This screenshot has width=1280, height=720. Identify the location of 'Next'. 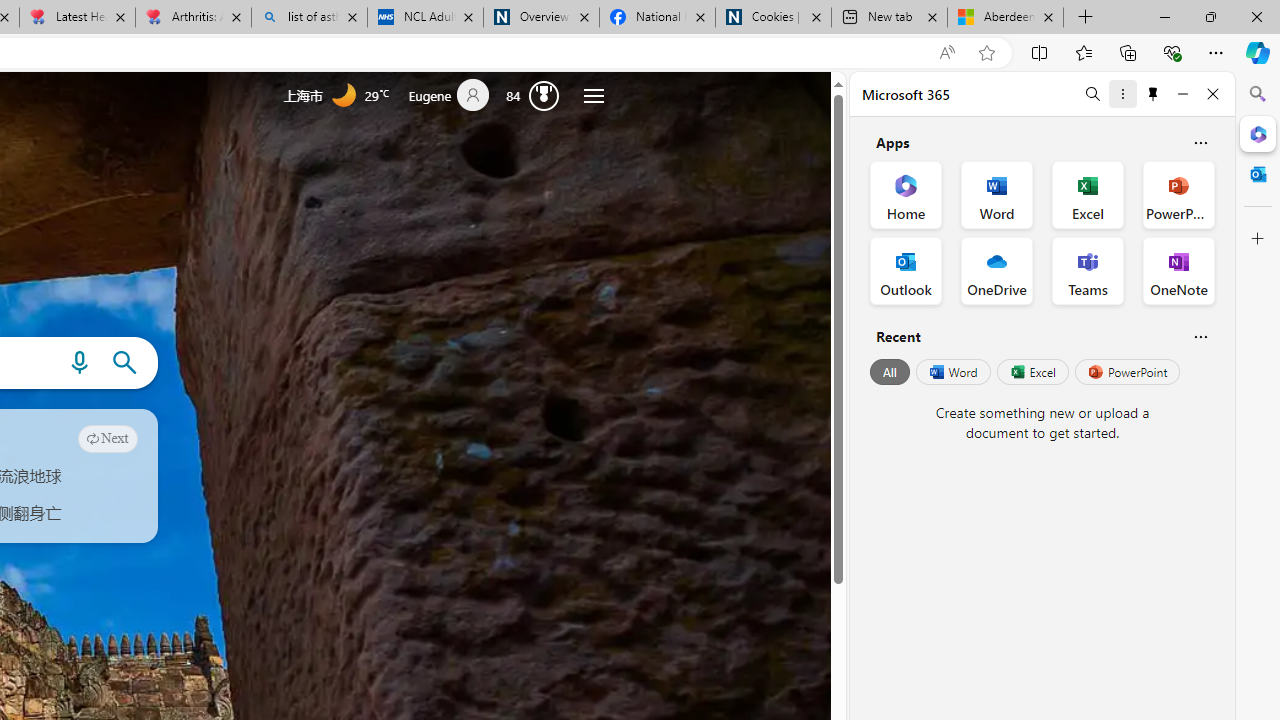
(107, 437).